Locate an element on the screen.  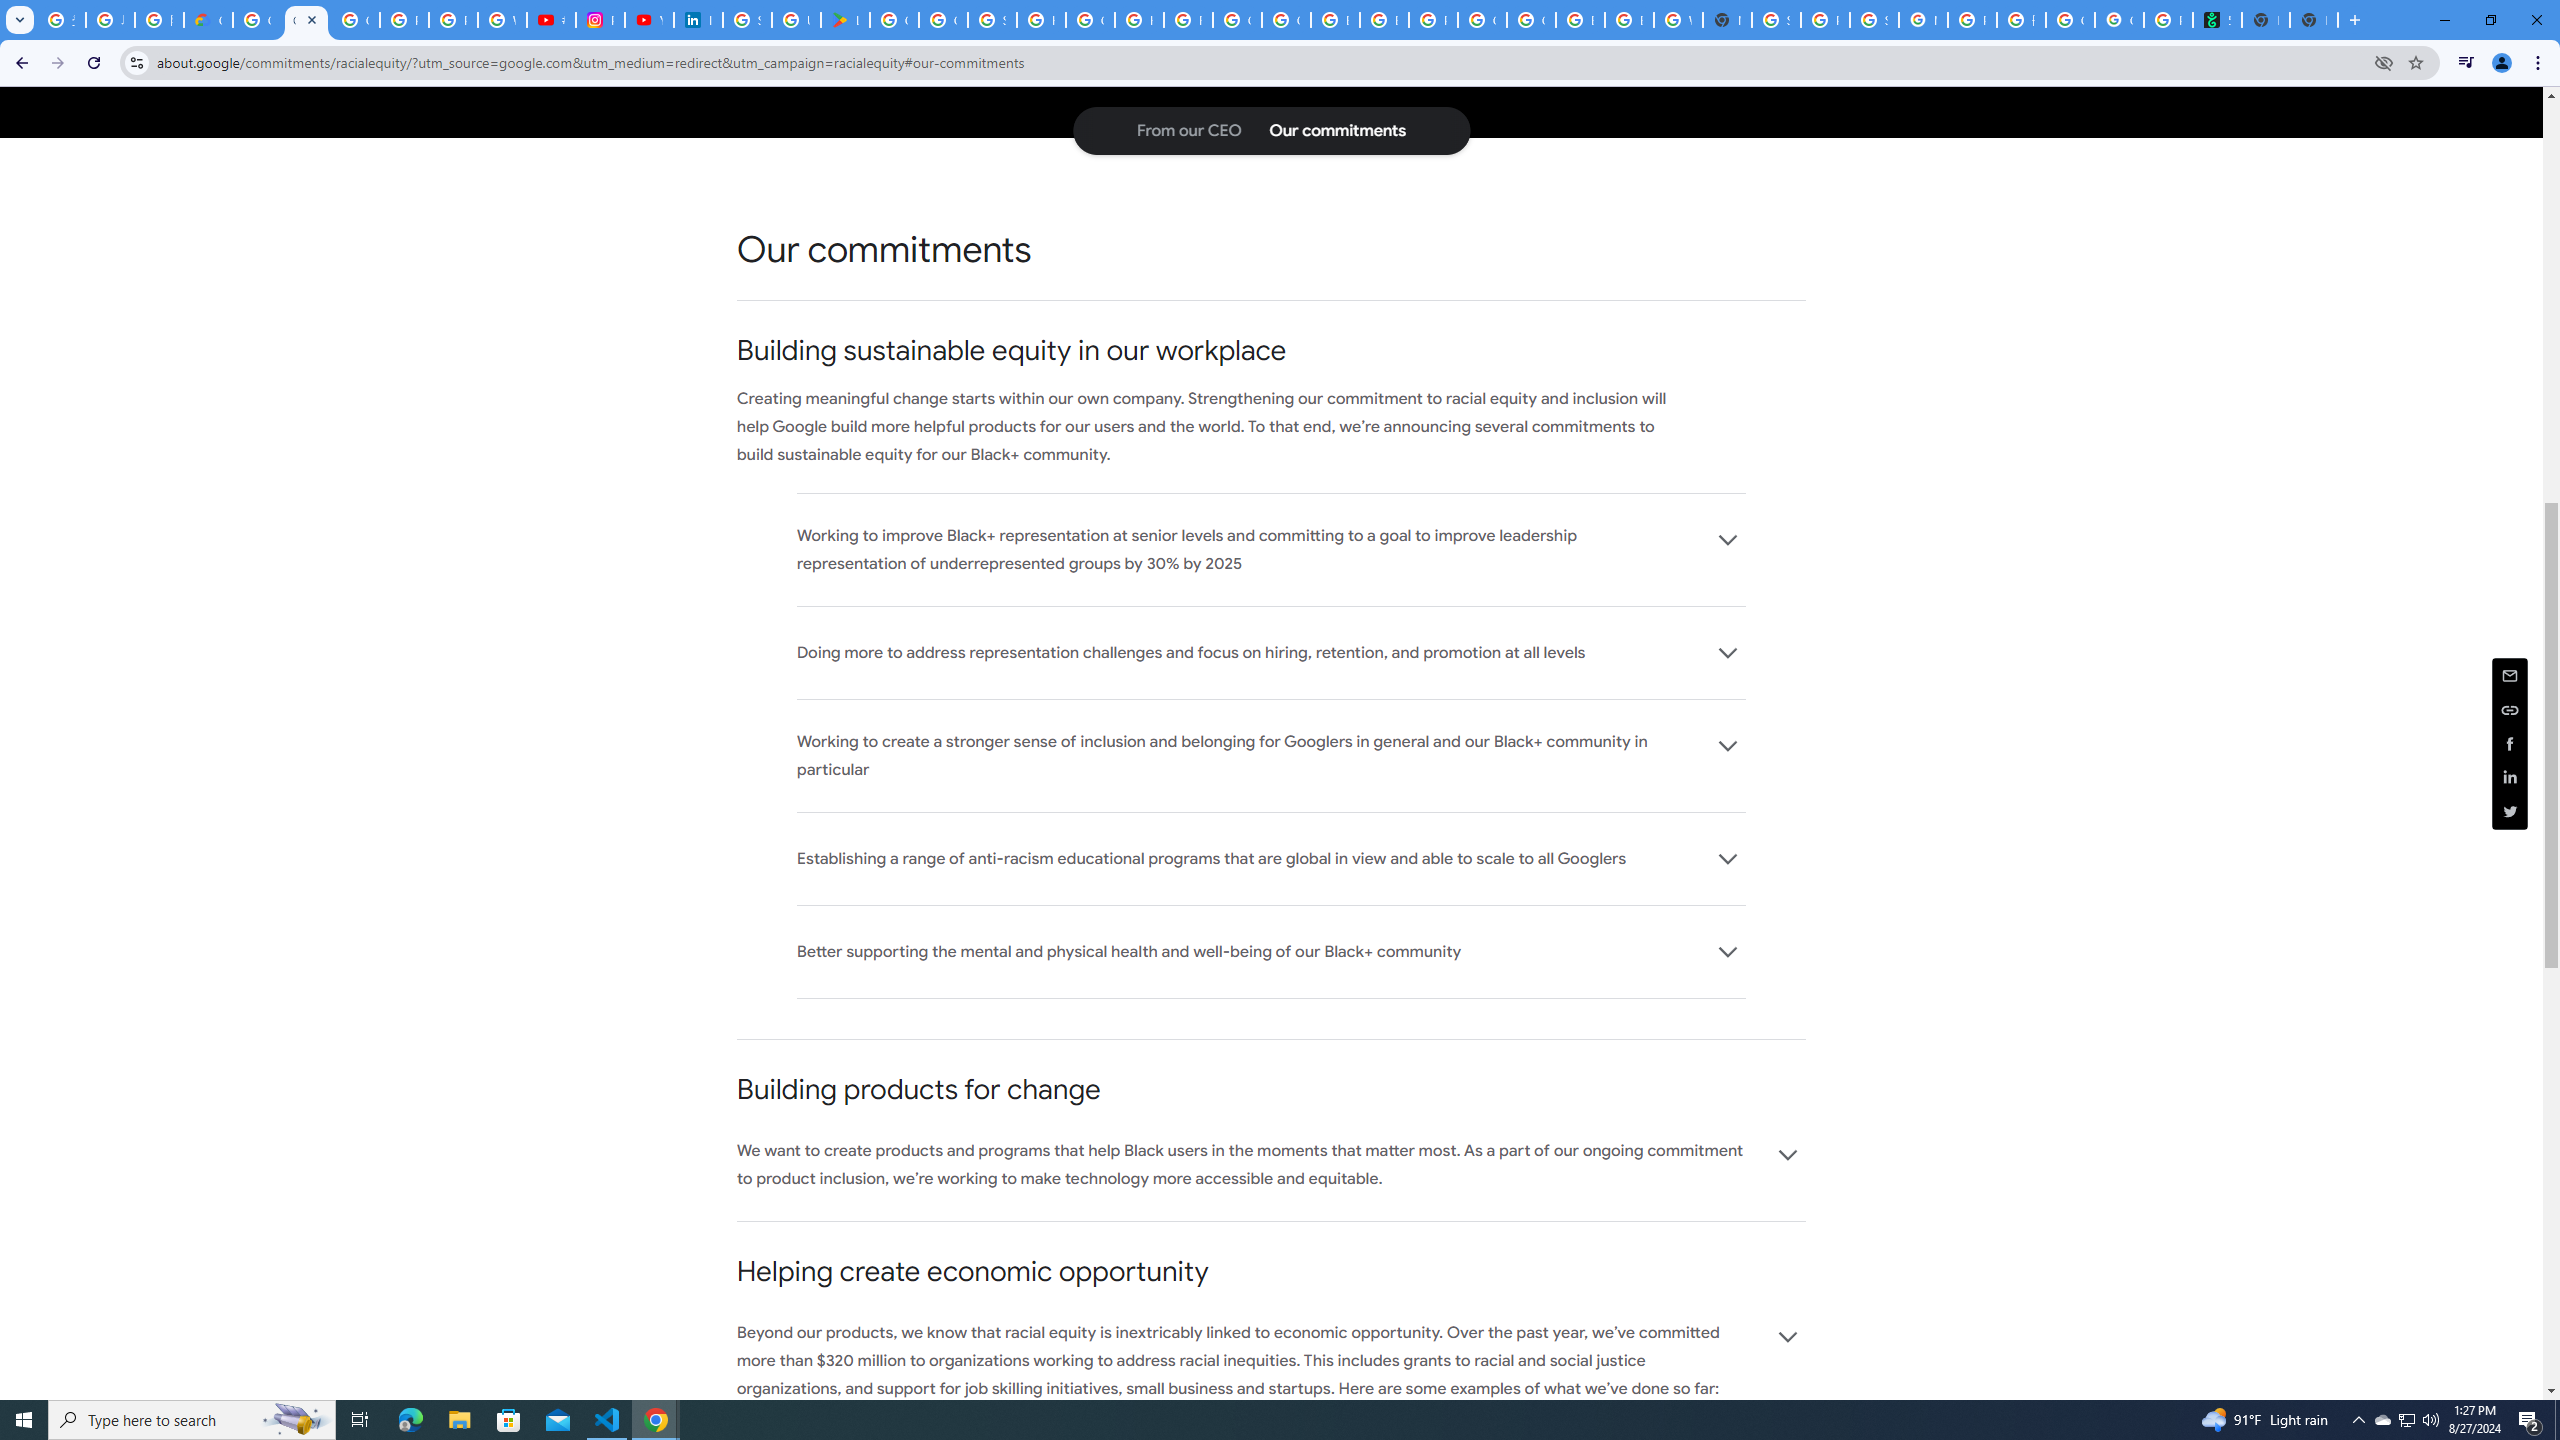
'YouTube Culture & Trends - On The Rise: Handcam Videos' is located at coordinates (649, 19).